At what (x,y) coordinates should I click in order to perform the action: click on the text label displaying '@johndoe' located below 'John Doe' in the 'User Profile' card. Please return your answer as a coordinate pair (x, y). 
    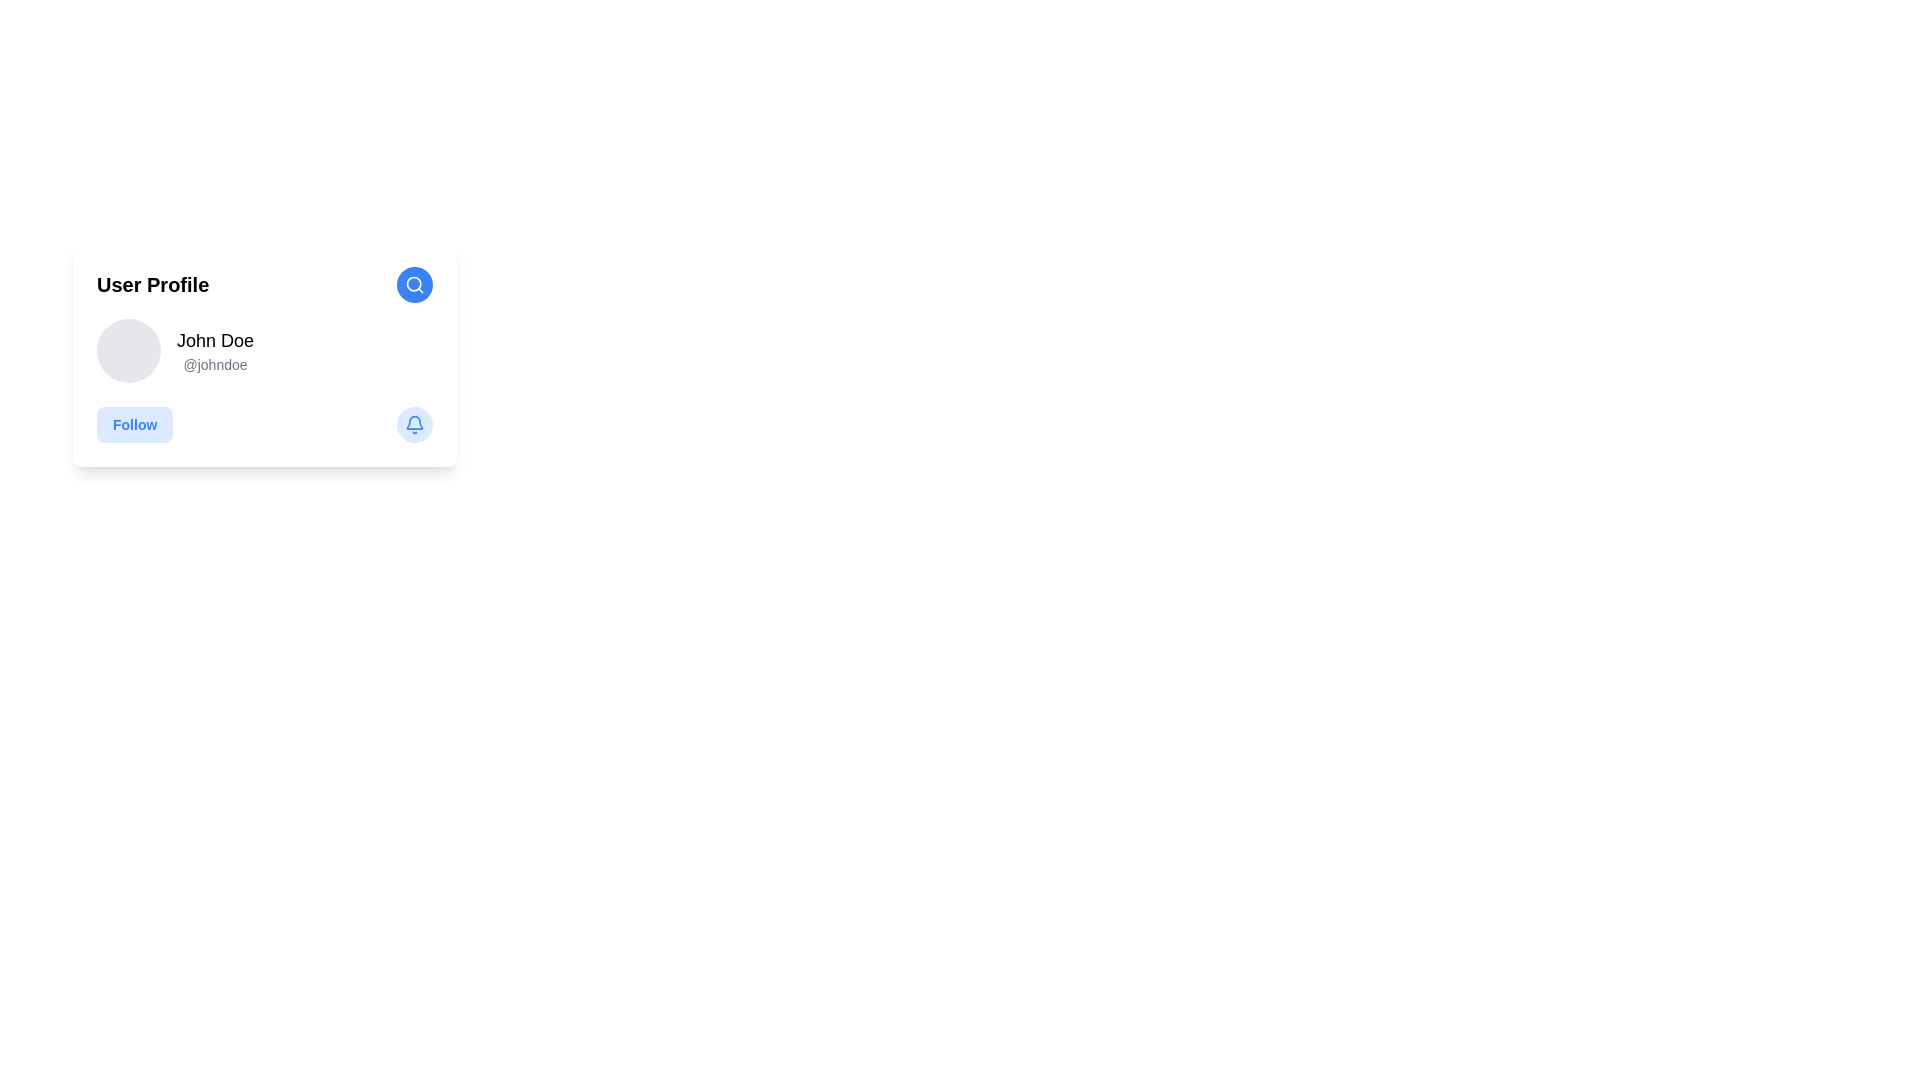
    Looking at the image, I should click on (215, 365).